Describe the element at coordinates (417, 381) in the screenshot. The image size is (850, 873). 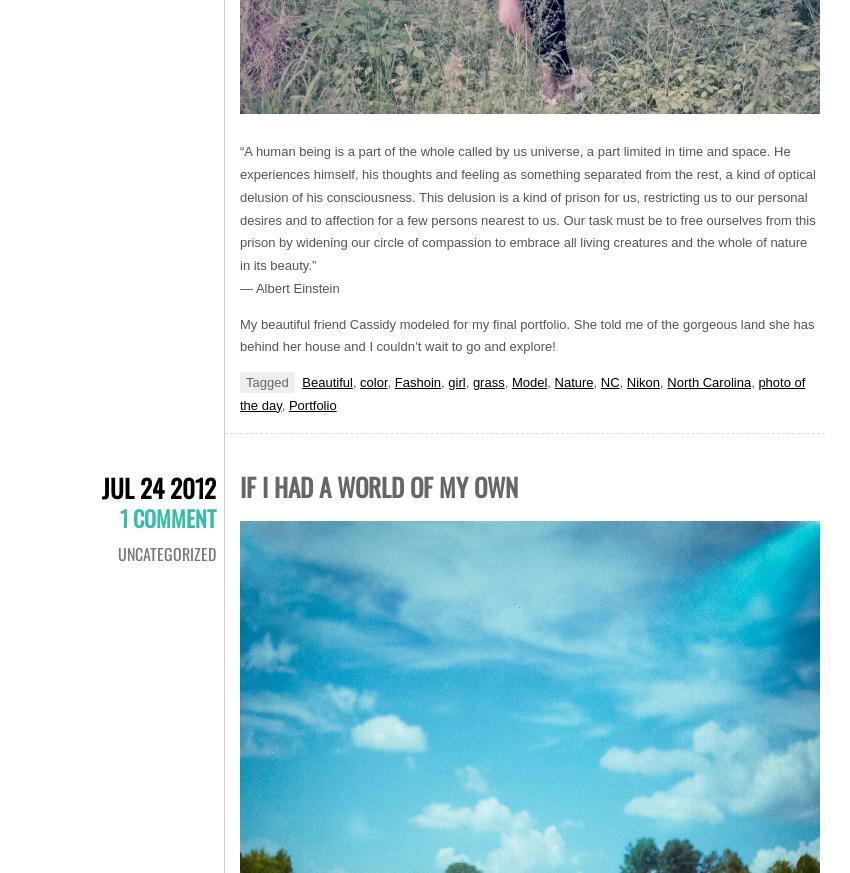
I see `'Fashoin'` at that location.